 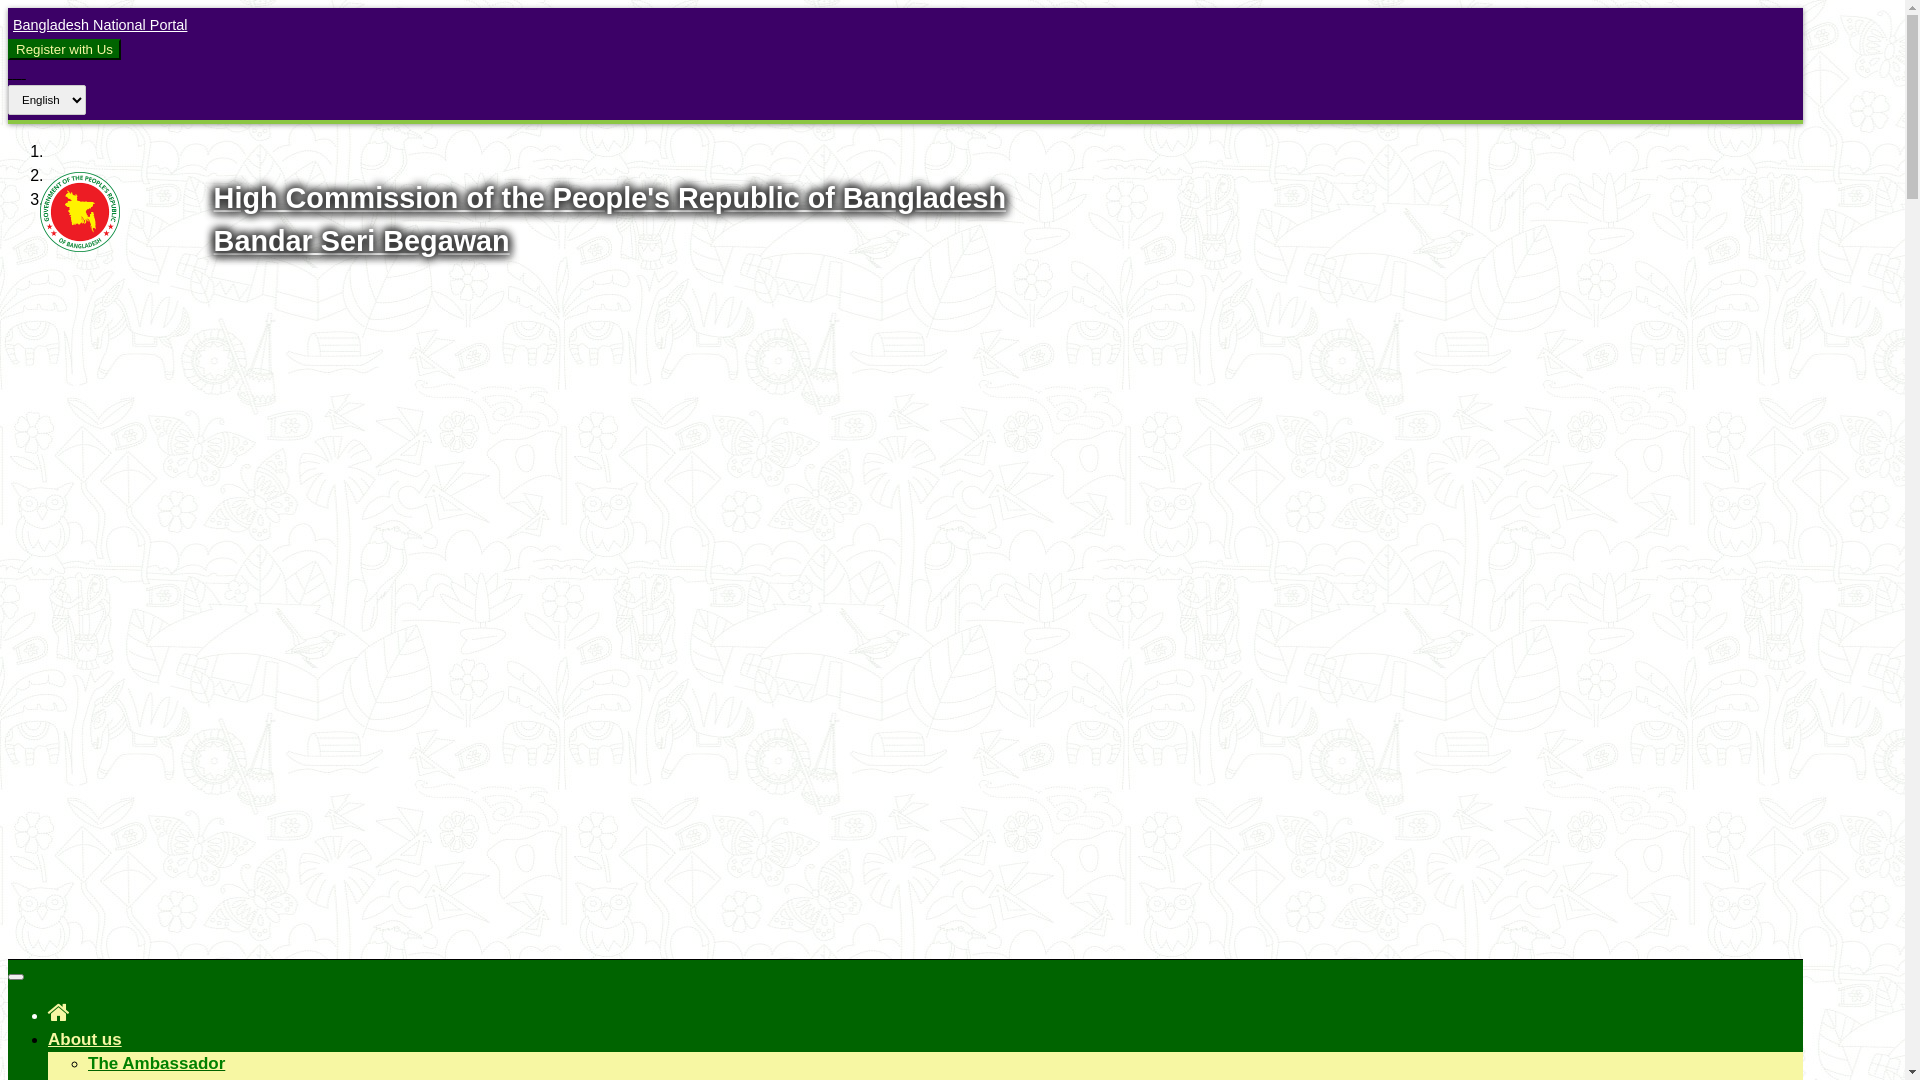 I want to click on 'Register with Us', so click(x=64, y=48).